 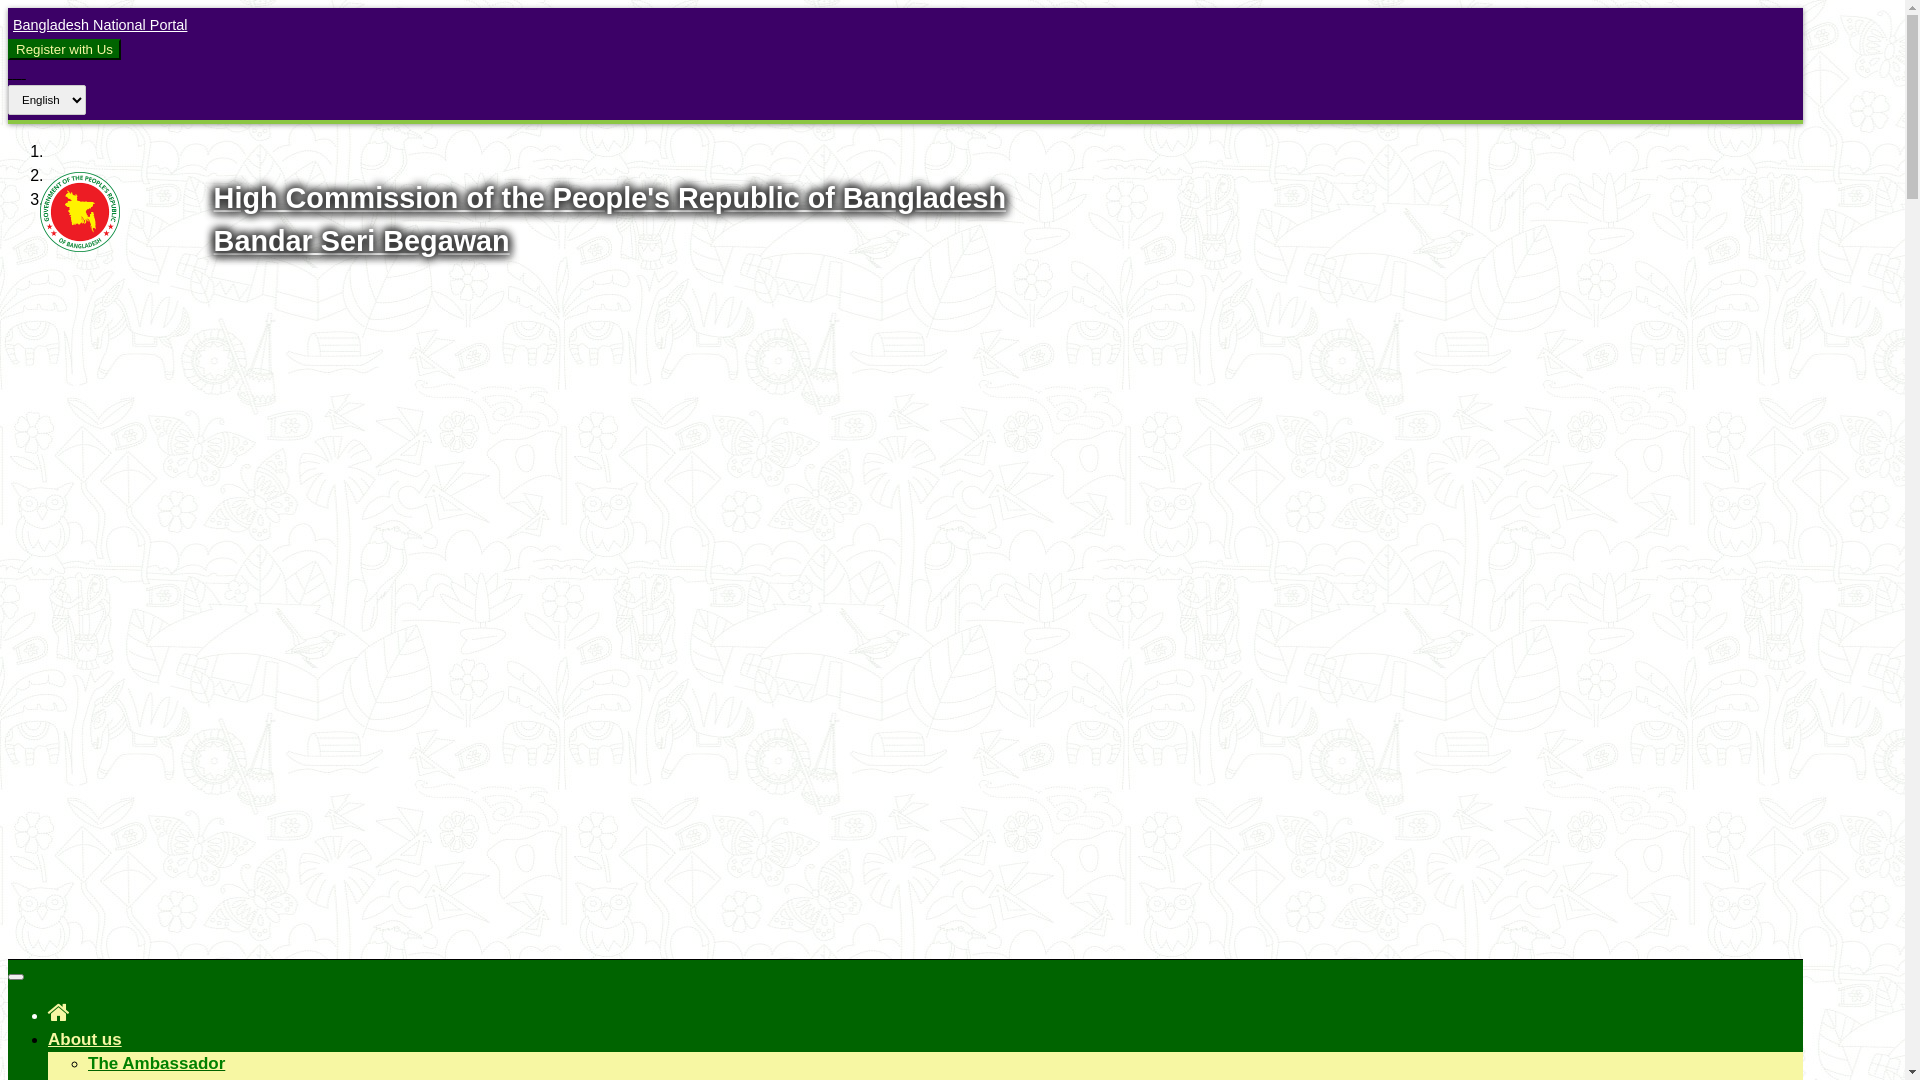 I want to click on 'Register with Us', so click(x=64, y=48).